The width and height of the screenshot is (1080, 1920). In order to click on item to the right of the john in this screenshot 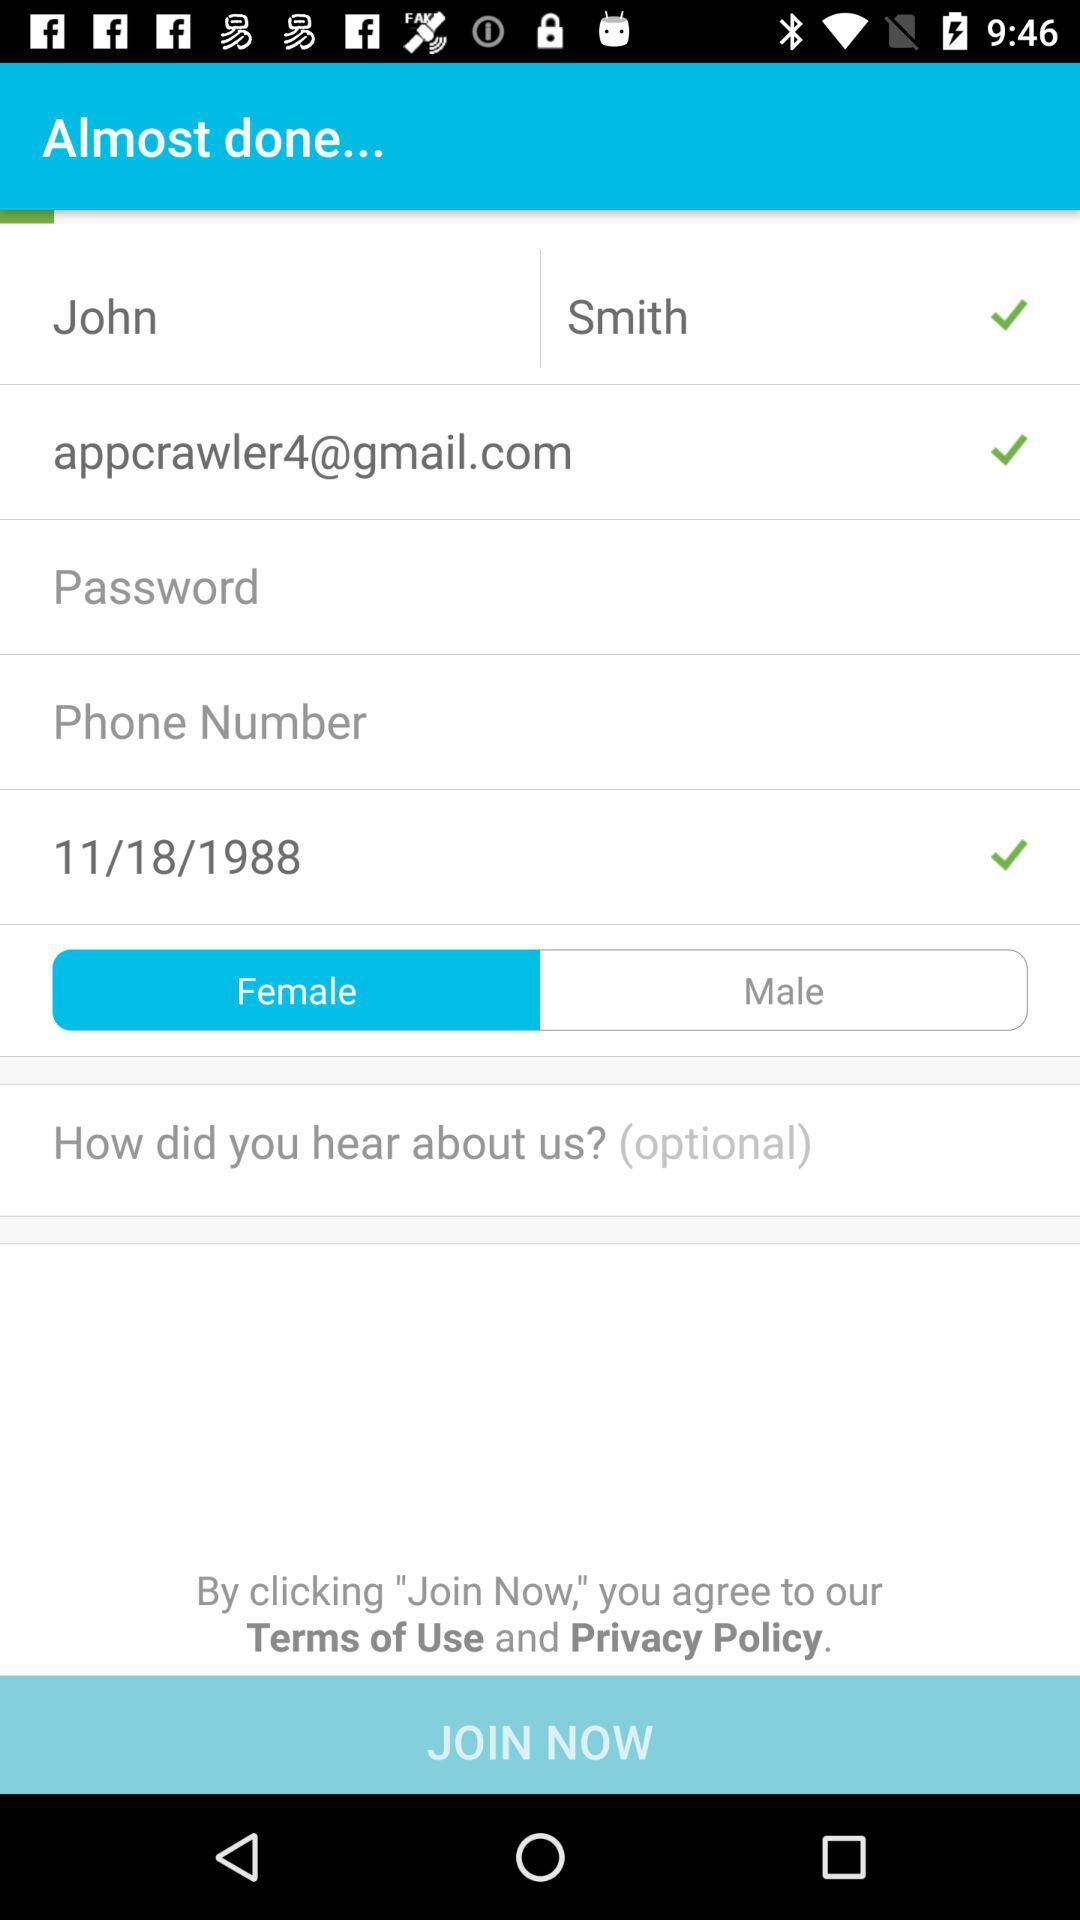, I will do `click(796, 314)`.